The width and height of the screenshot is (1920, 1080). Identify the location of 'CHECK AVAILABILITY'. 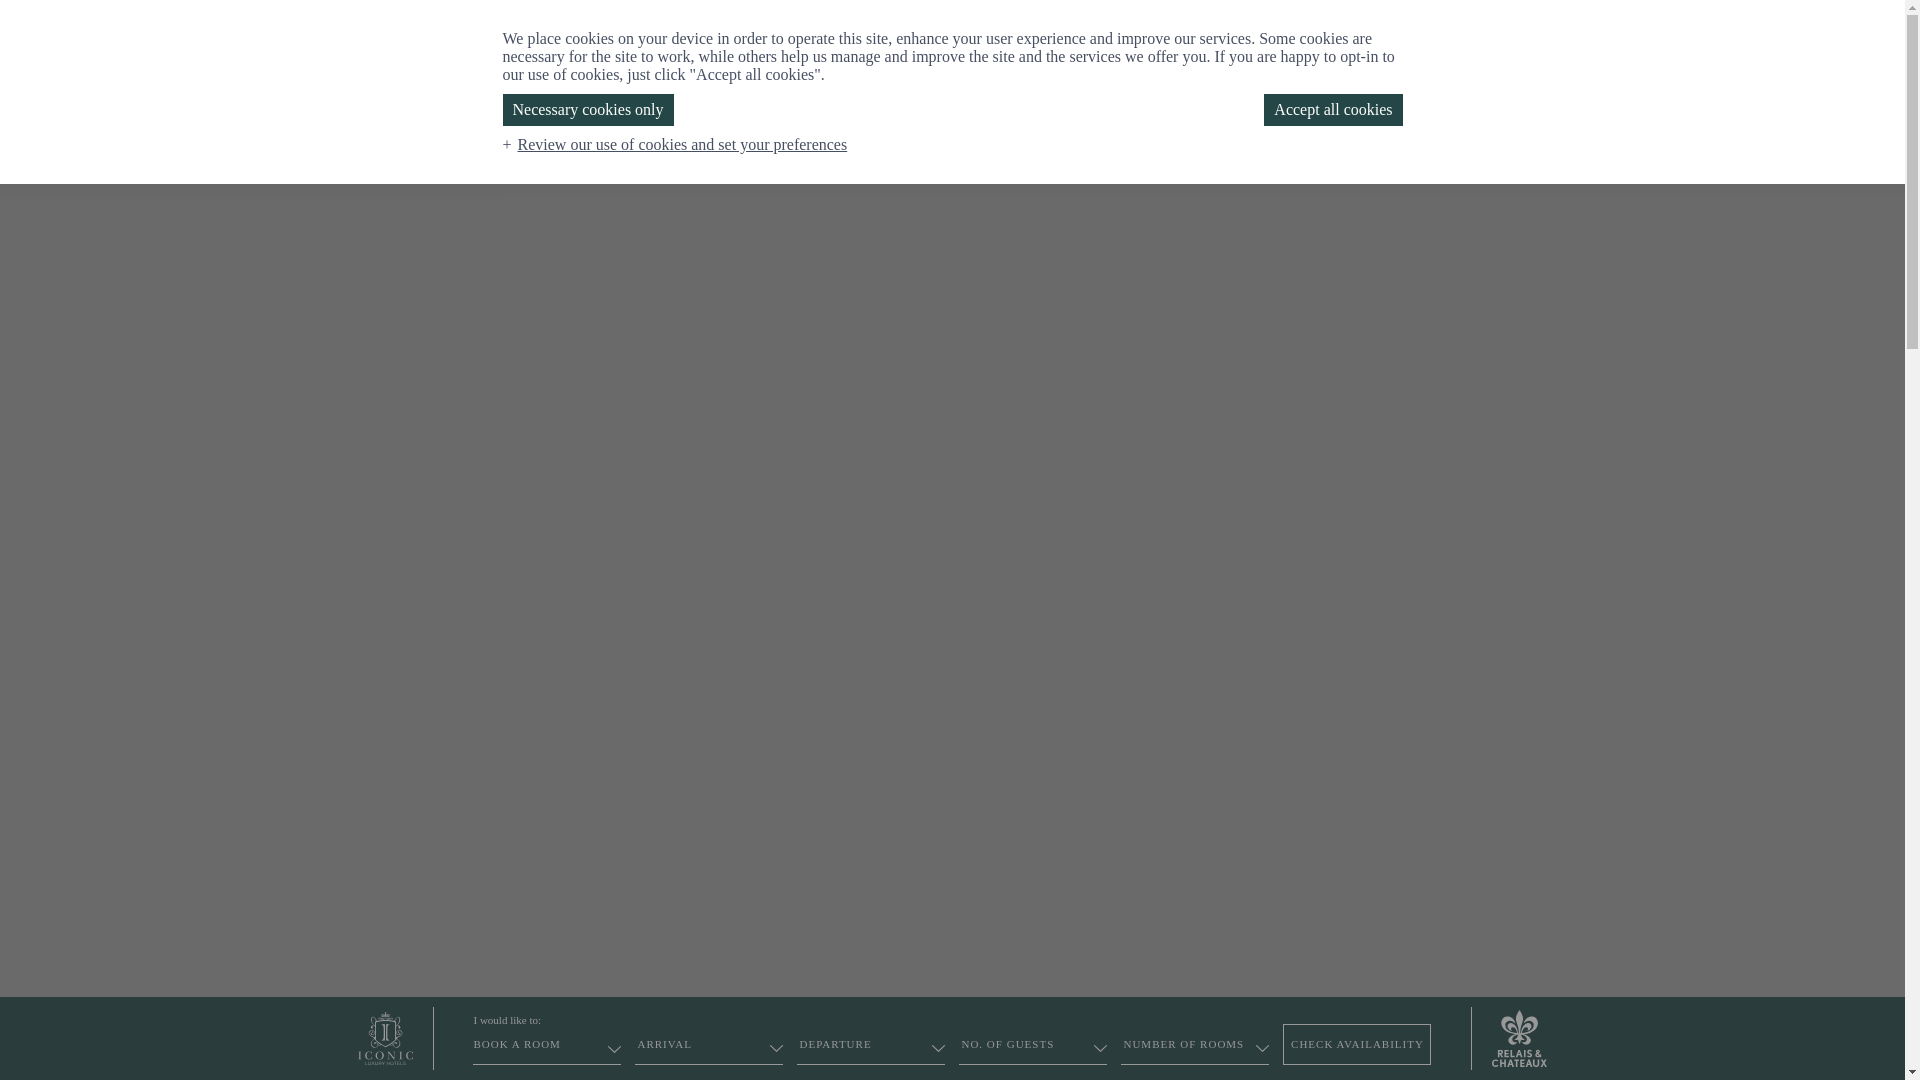
(1357, 1043).